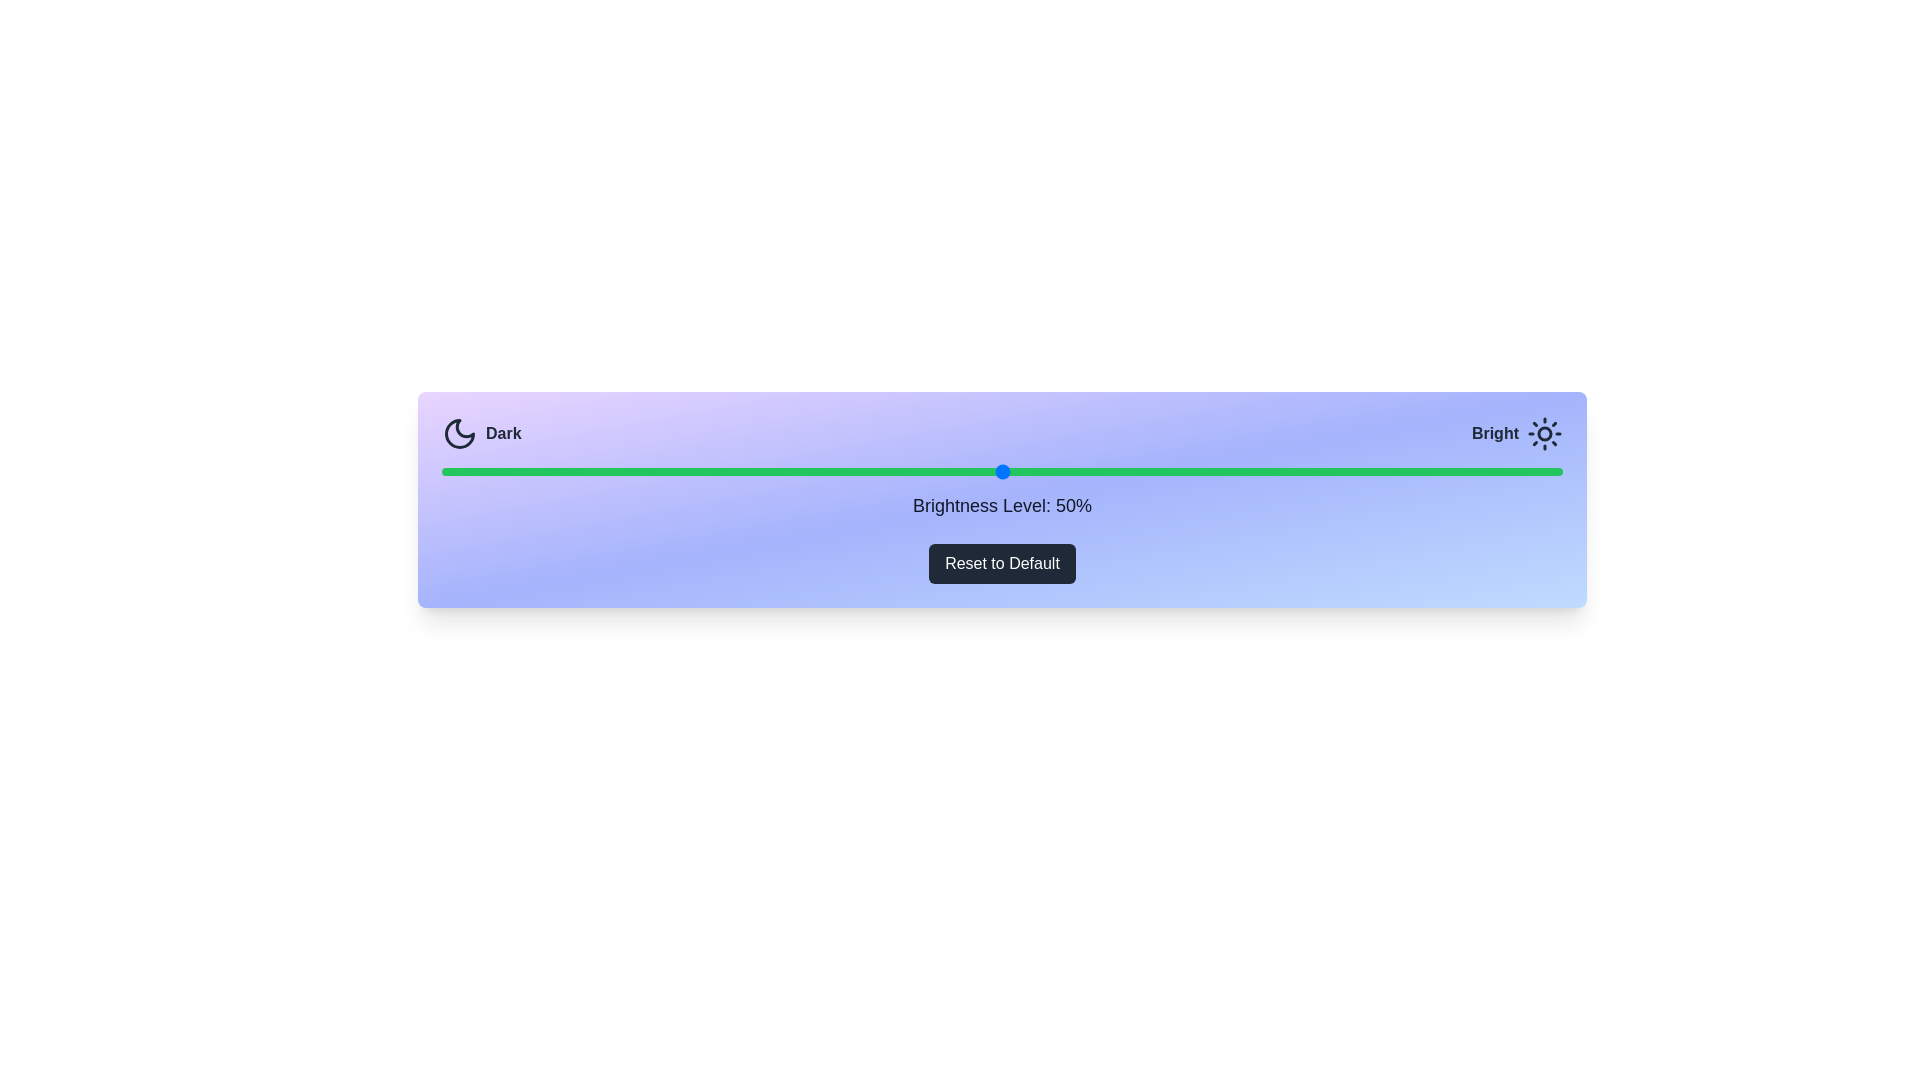  Describe the element at coordinates (1170, 471) in the screenshot. I see `the brightness slider to 65%` at that location.